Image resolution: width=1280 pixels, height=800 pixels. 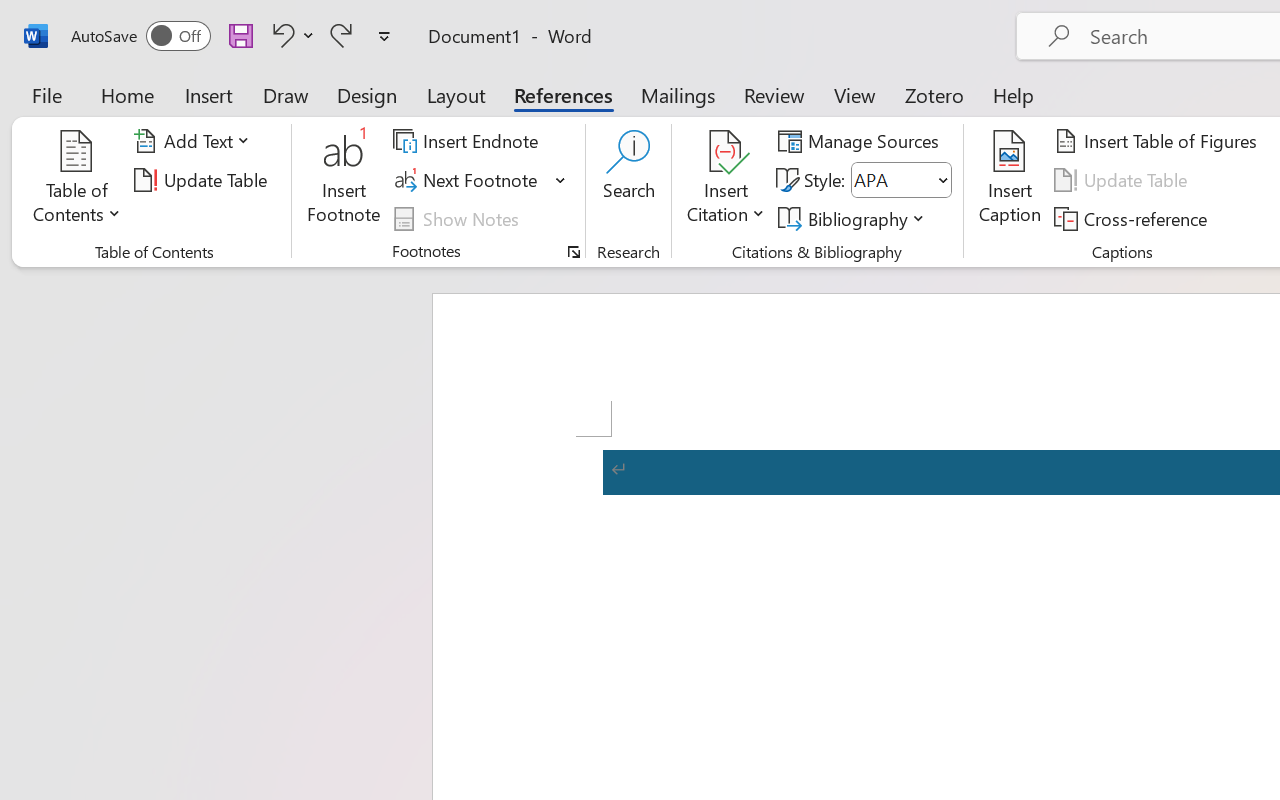 I want to click on 'Style', so click(x=891, y=178).